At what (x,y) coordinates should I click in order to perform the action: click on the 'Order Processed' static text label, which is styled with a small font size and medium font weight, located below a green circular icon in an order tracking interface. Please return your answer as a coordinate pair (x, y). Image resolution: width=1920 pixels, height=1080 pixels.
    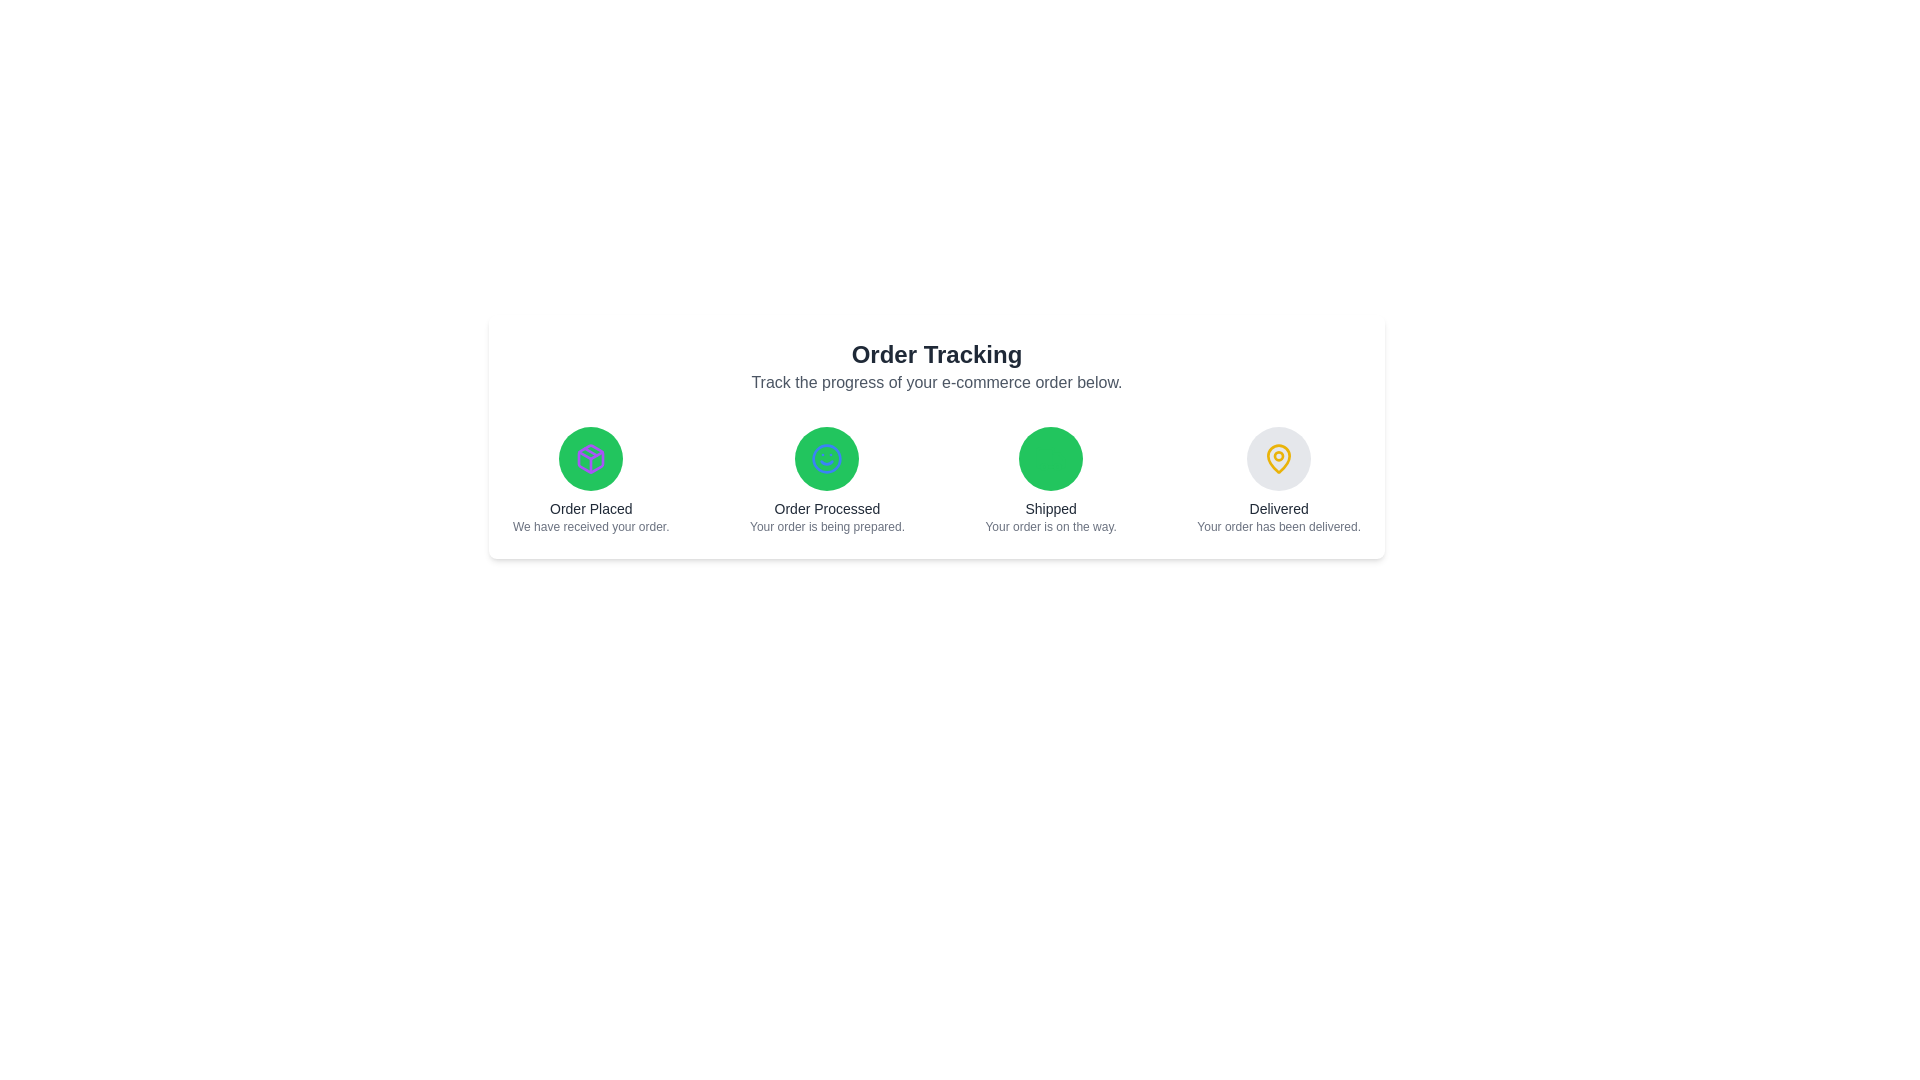
    Looking at the image, I should click on (827, 508).